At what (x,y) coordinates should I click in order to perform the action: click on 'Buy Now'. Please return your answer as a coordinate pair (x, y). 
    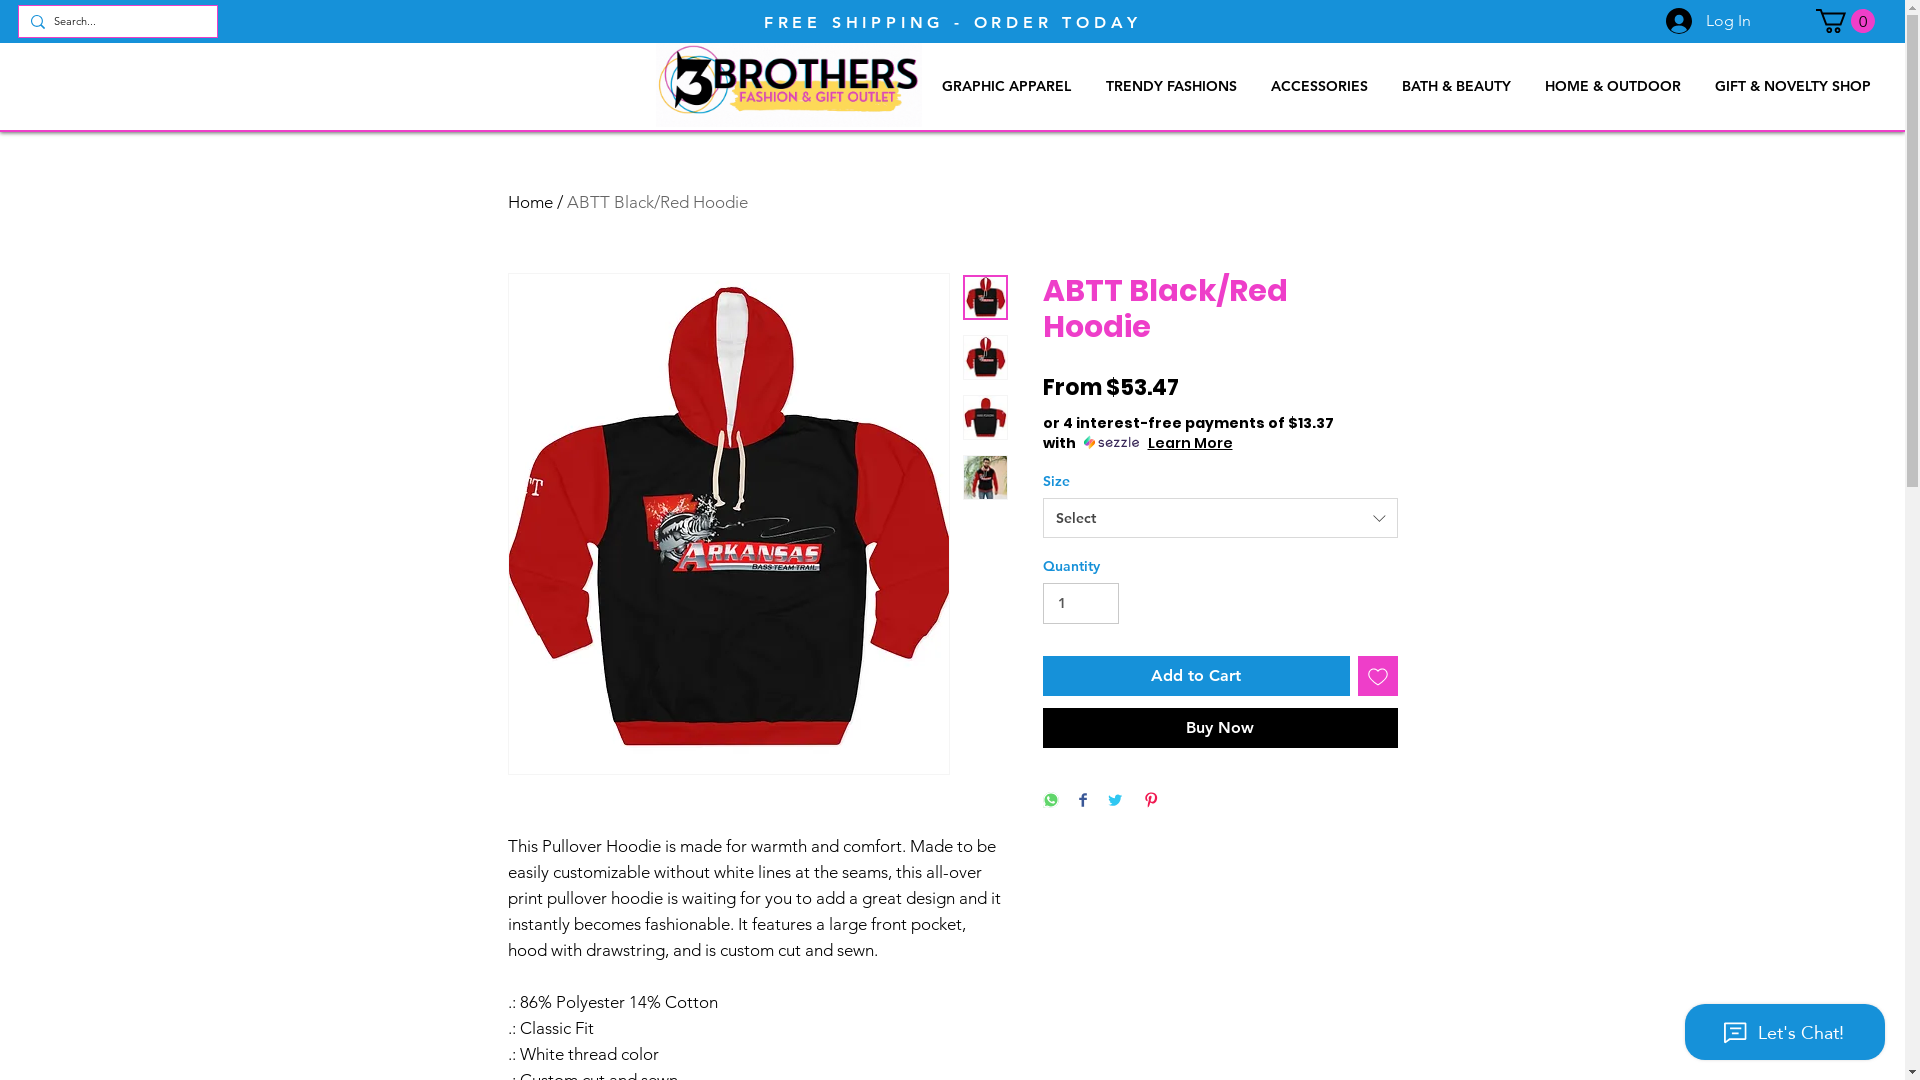
    Looking at the image, I should click on (1218, 728).